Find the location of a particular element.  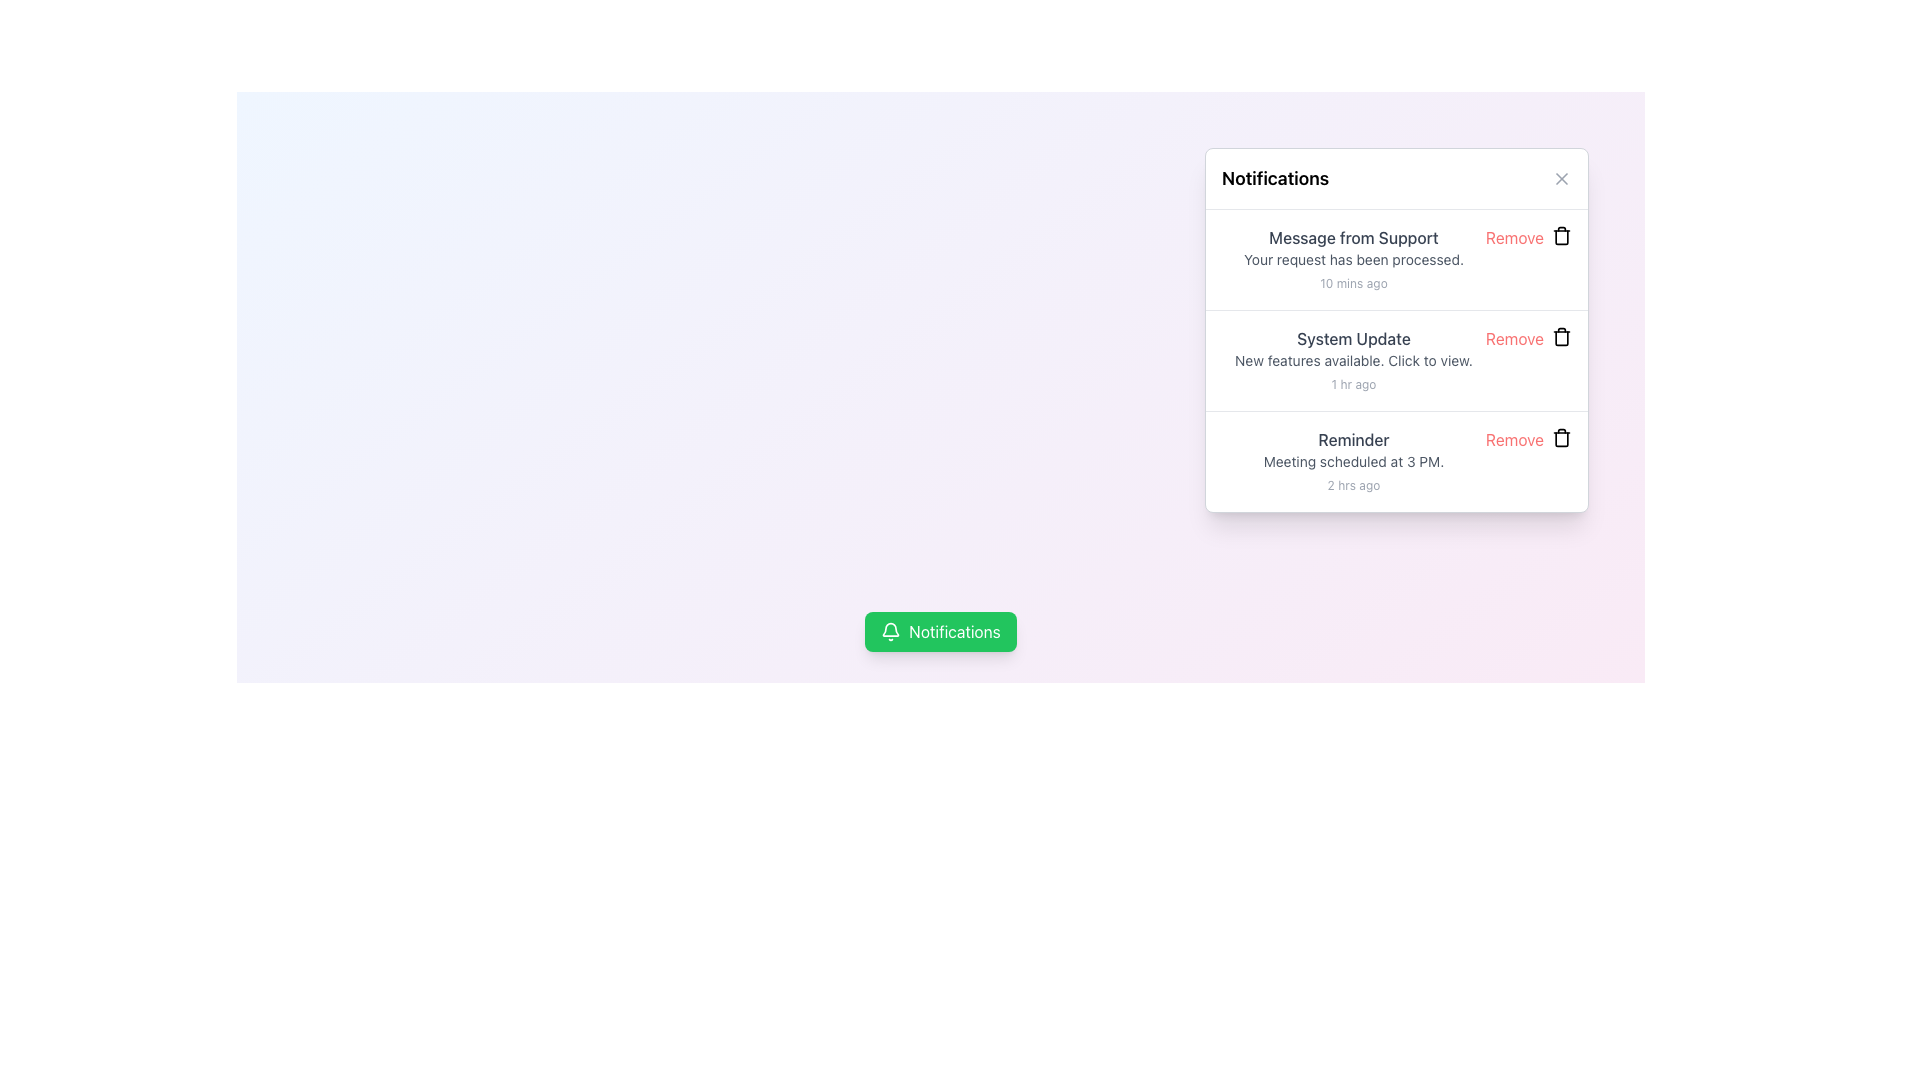

the delete button located in the notification UI card under the headline 'System Update', beside the timestamp '1 hr ago' is located at coordinates (1515, 338).